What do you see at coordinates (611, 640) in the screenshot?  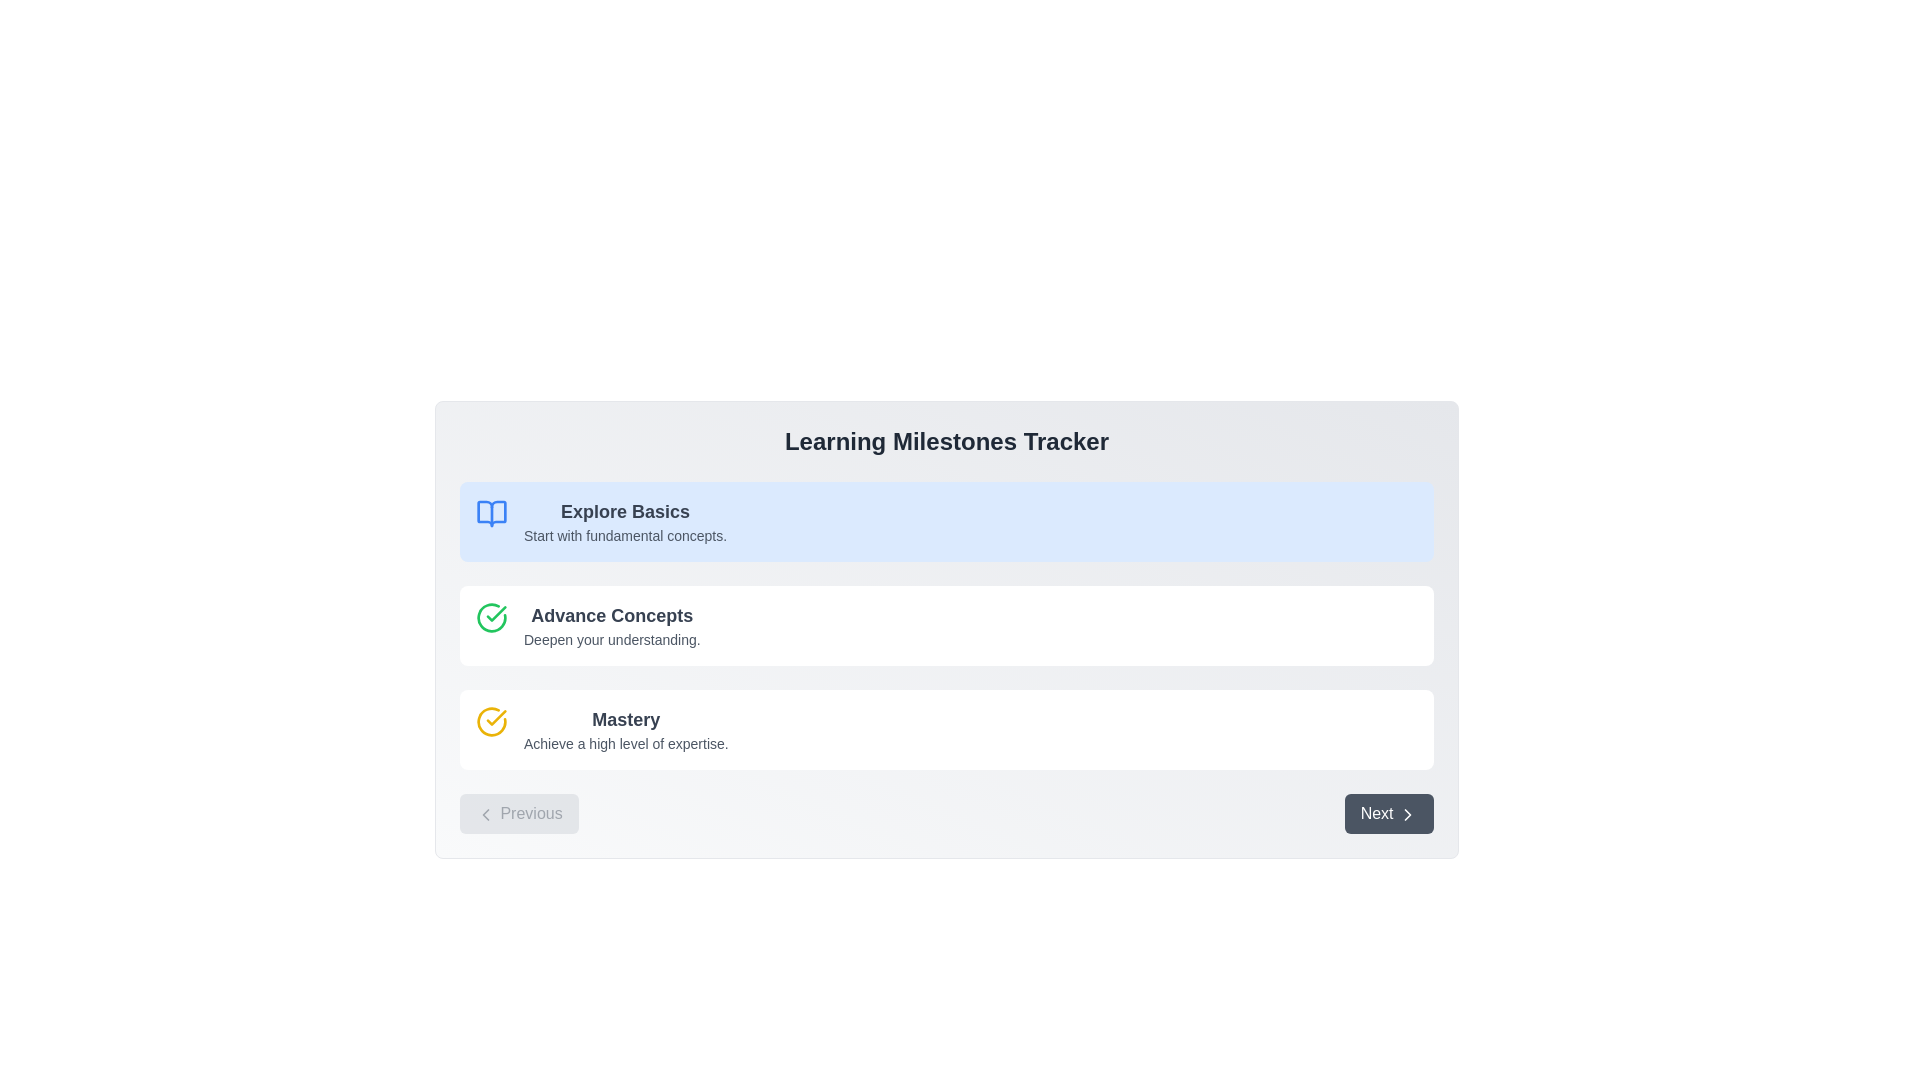 I see `the Text label providing supplementary information related to the 'Advance Concepts' heading, located directly below it` at bounding box center [611, 640].